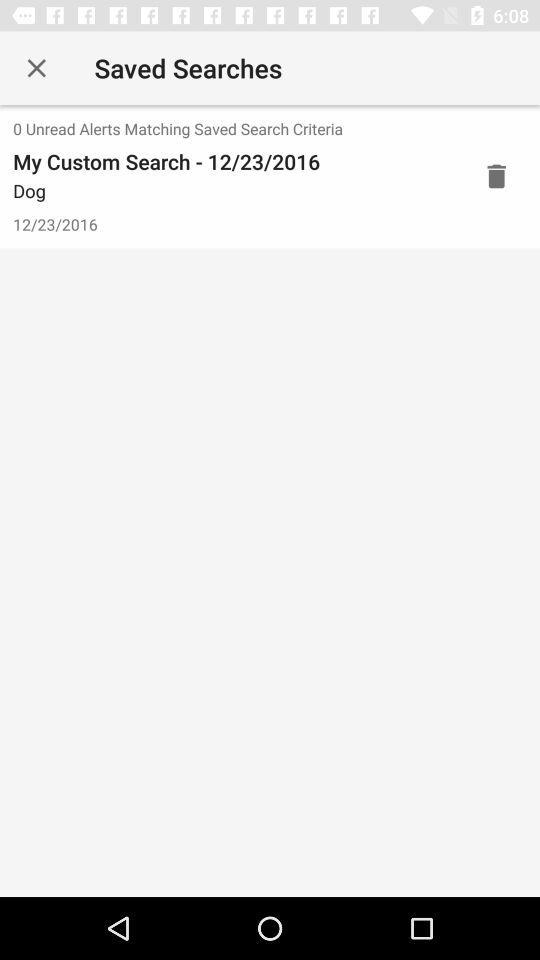  What do you see at coordinates (36, 68) in the screenshot?
I see `the item next to the saved searches icon` at bounding box center [36, 68].